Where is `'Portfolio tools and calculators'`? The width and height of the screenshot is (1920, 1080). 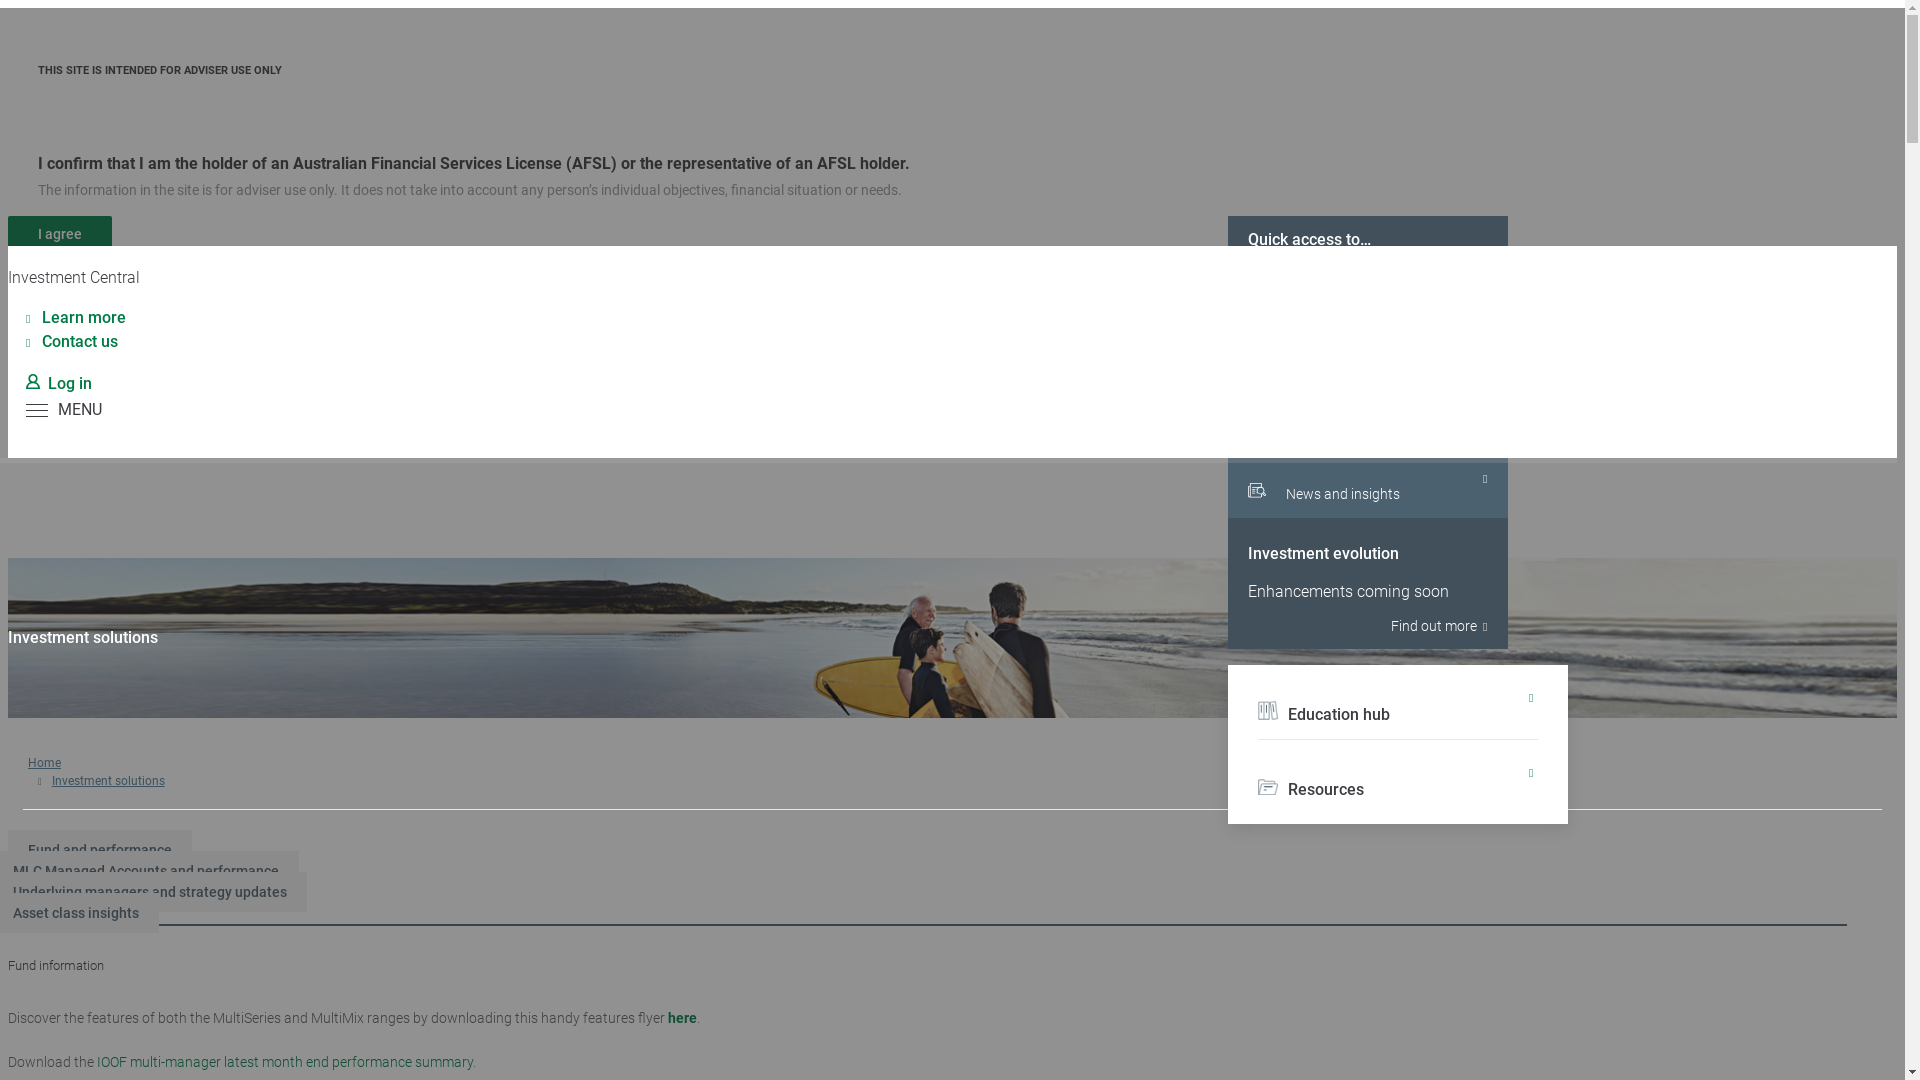 'Portfolio tools and calculators' is located at coordinates (1367, 296).